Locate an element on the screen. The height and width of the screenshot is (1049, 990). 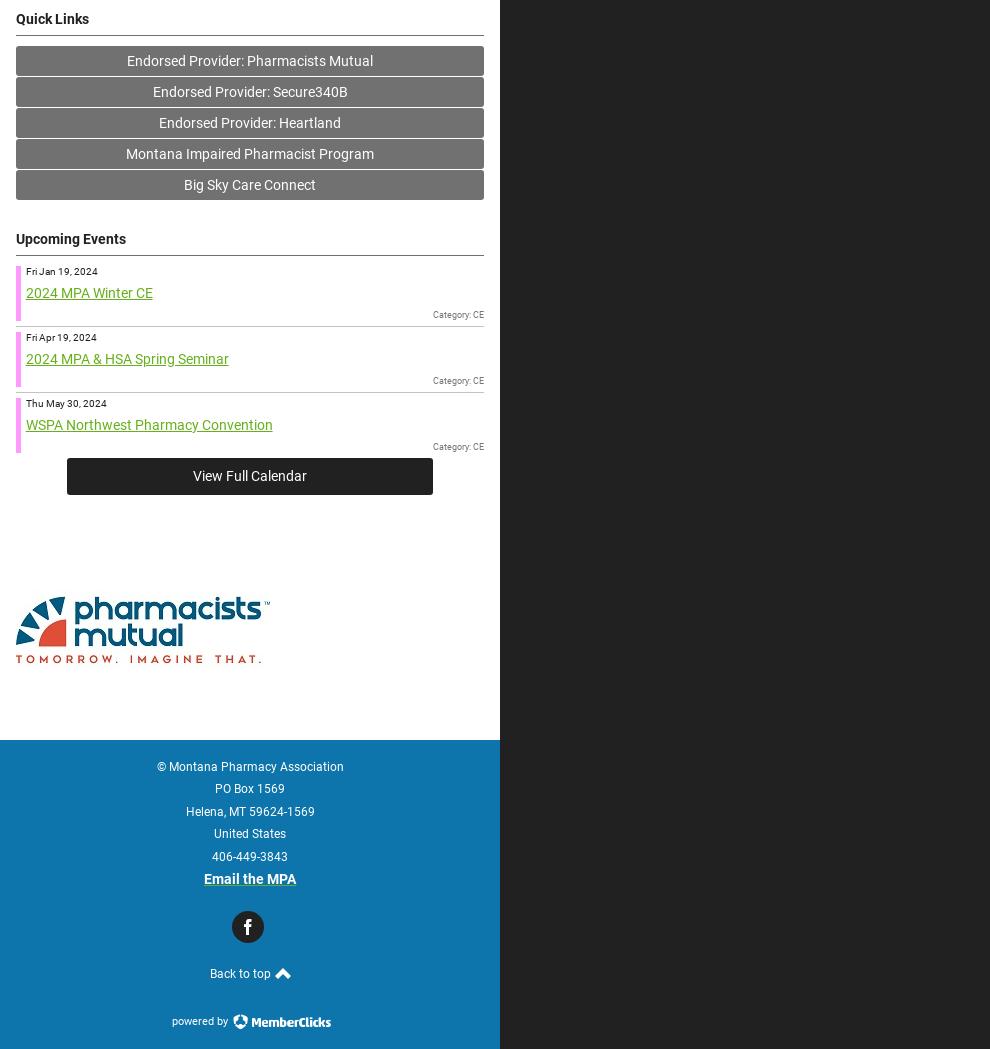
'Thu May 30, 2024' is located at coordinates (65, 402).